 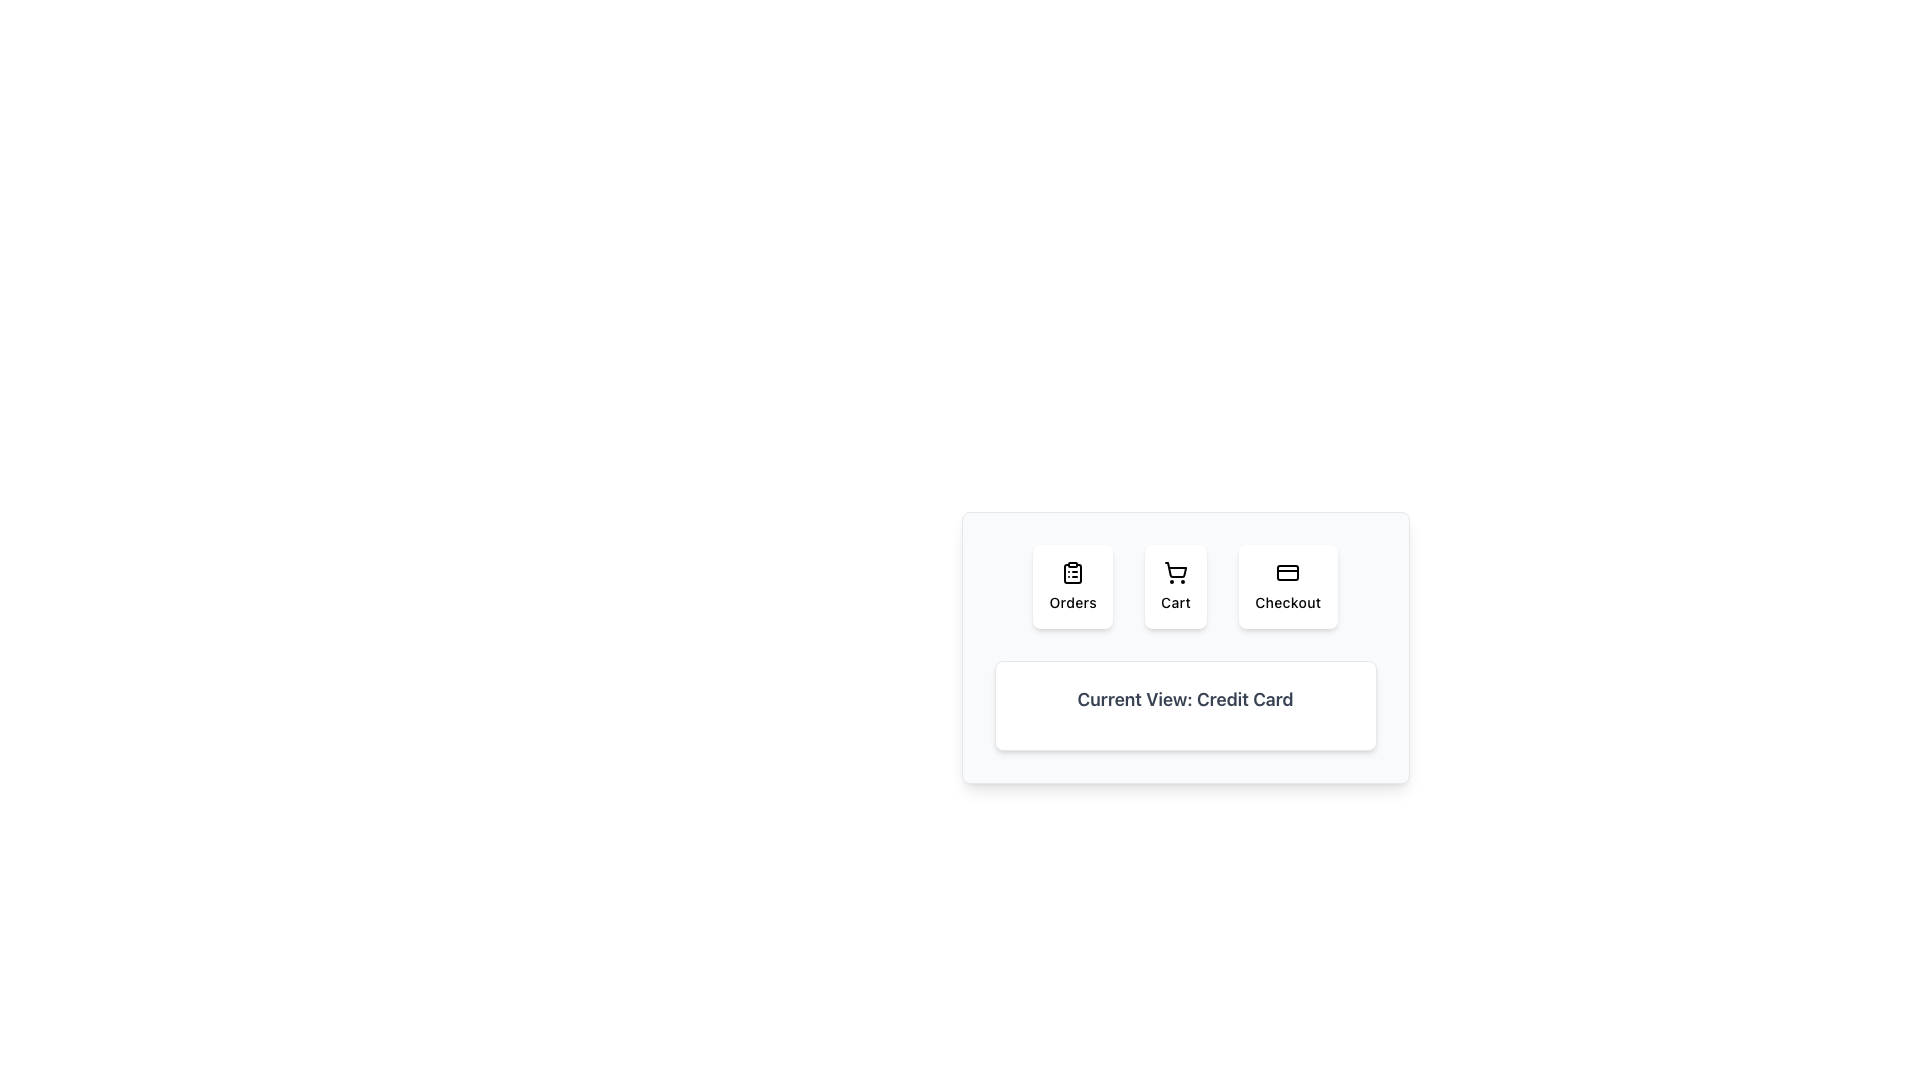 I want to click on the rectangular white button with rounded corners labeled 'Orders', so click(x=1072, y=585).